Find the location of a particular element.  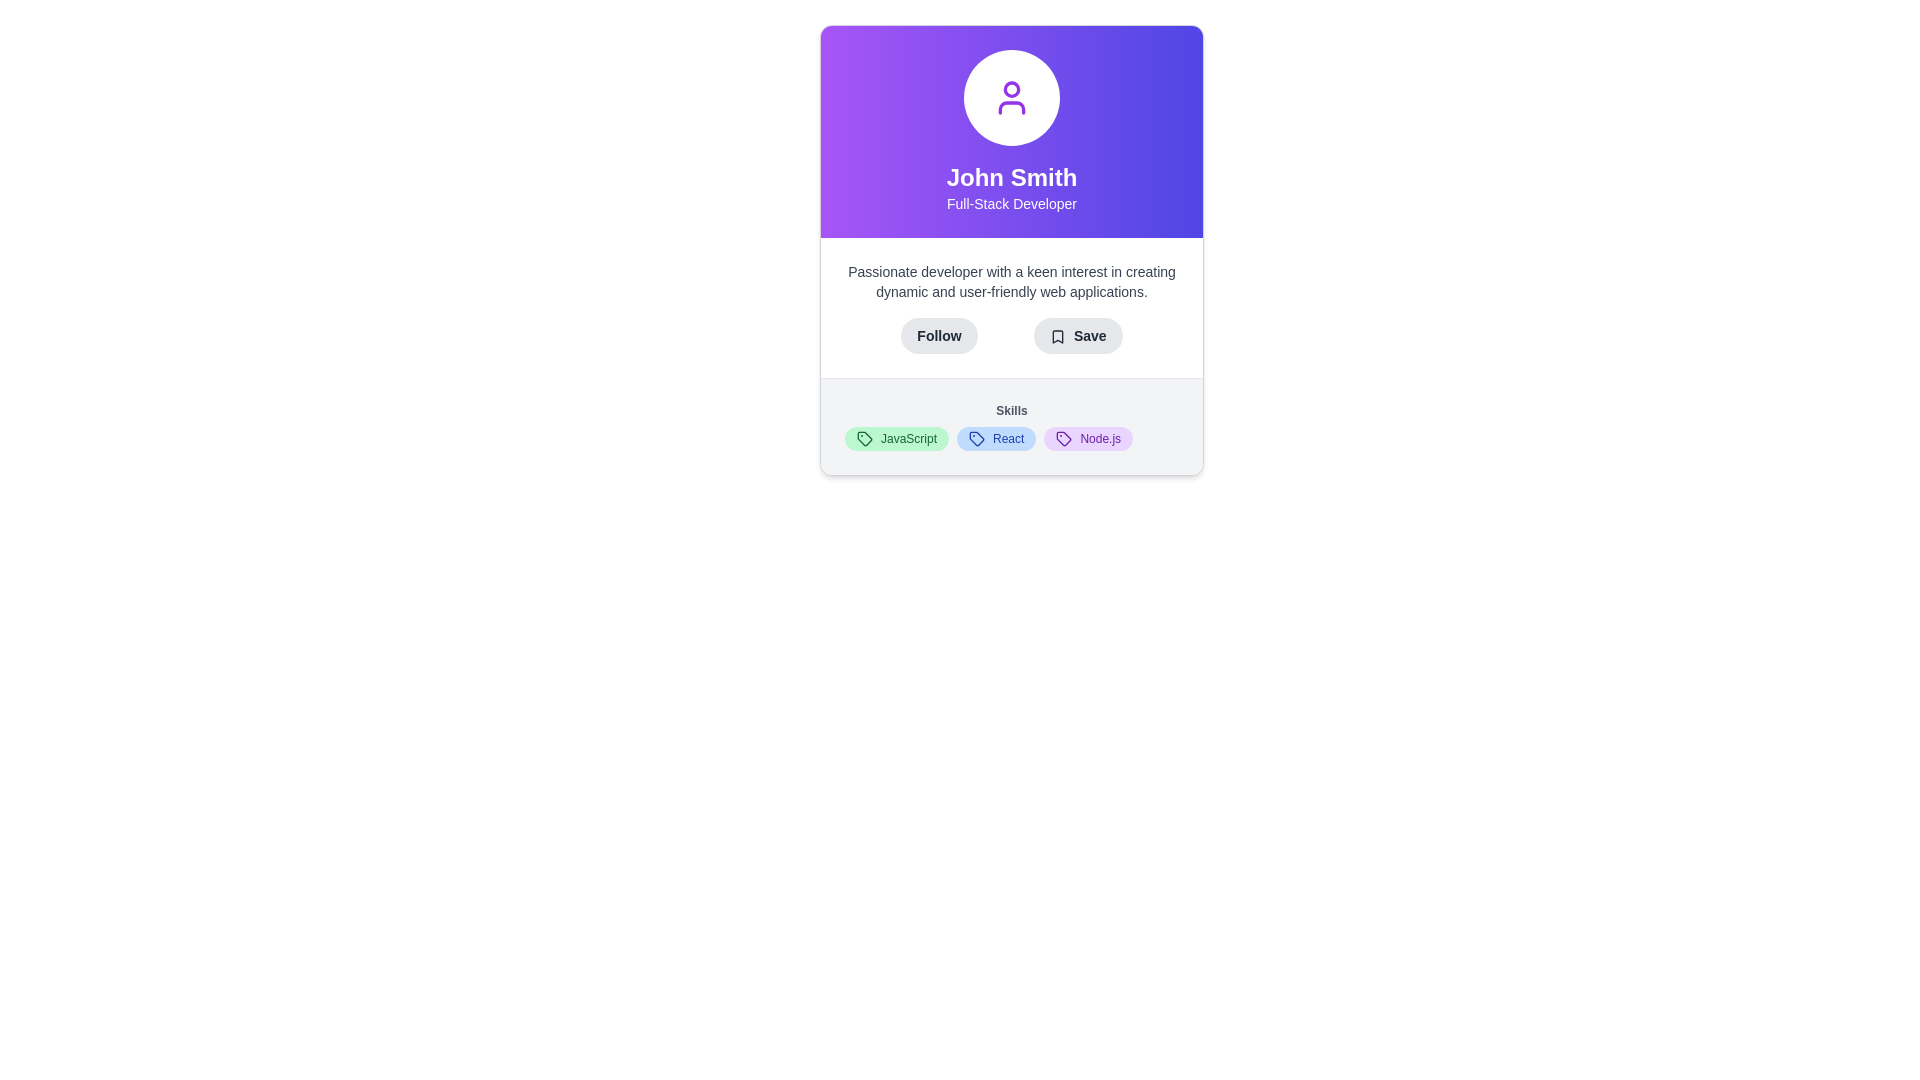

the Text label that displays the user's name prominently on the profile card, which is positioned within a violet gradient background at the top-middle of the interface is located at coordinates (1012, 176).